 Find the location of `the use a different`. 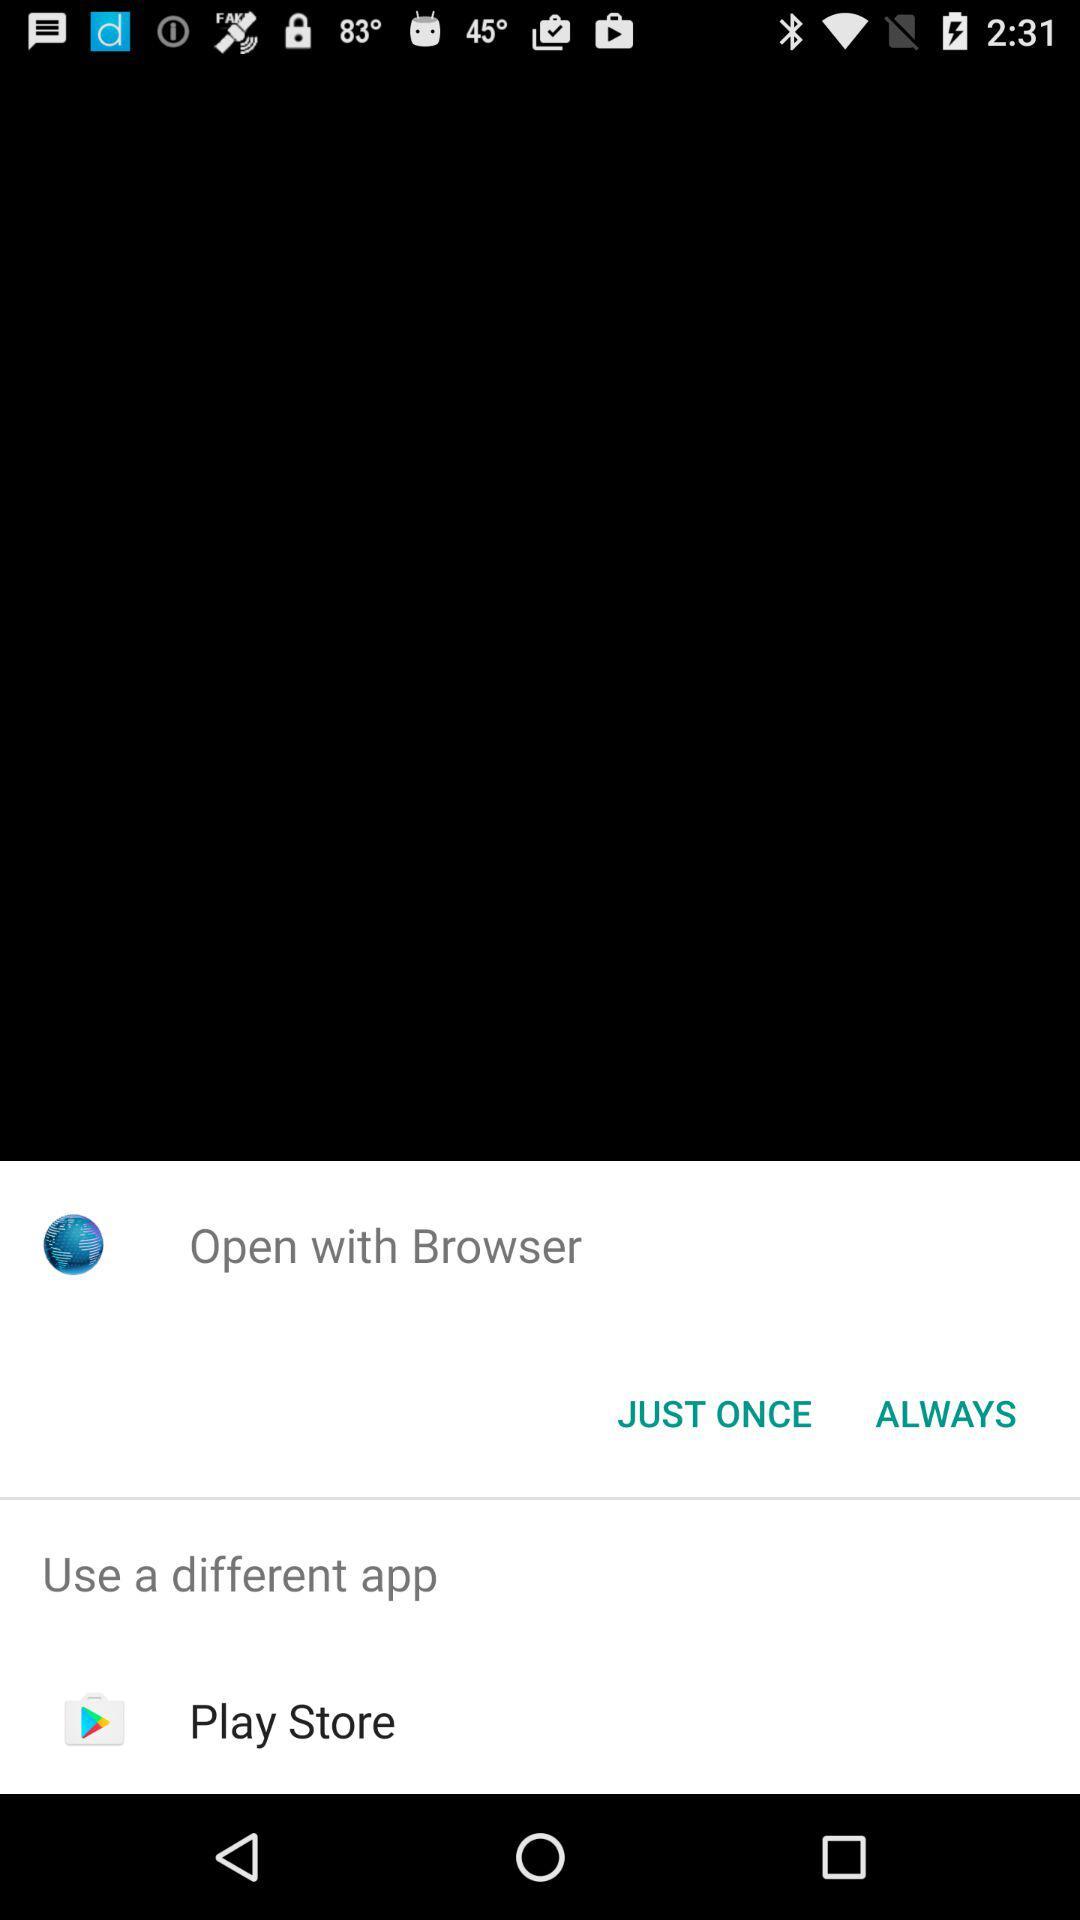

the use a different is located at coordinates (540, 1572).